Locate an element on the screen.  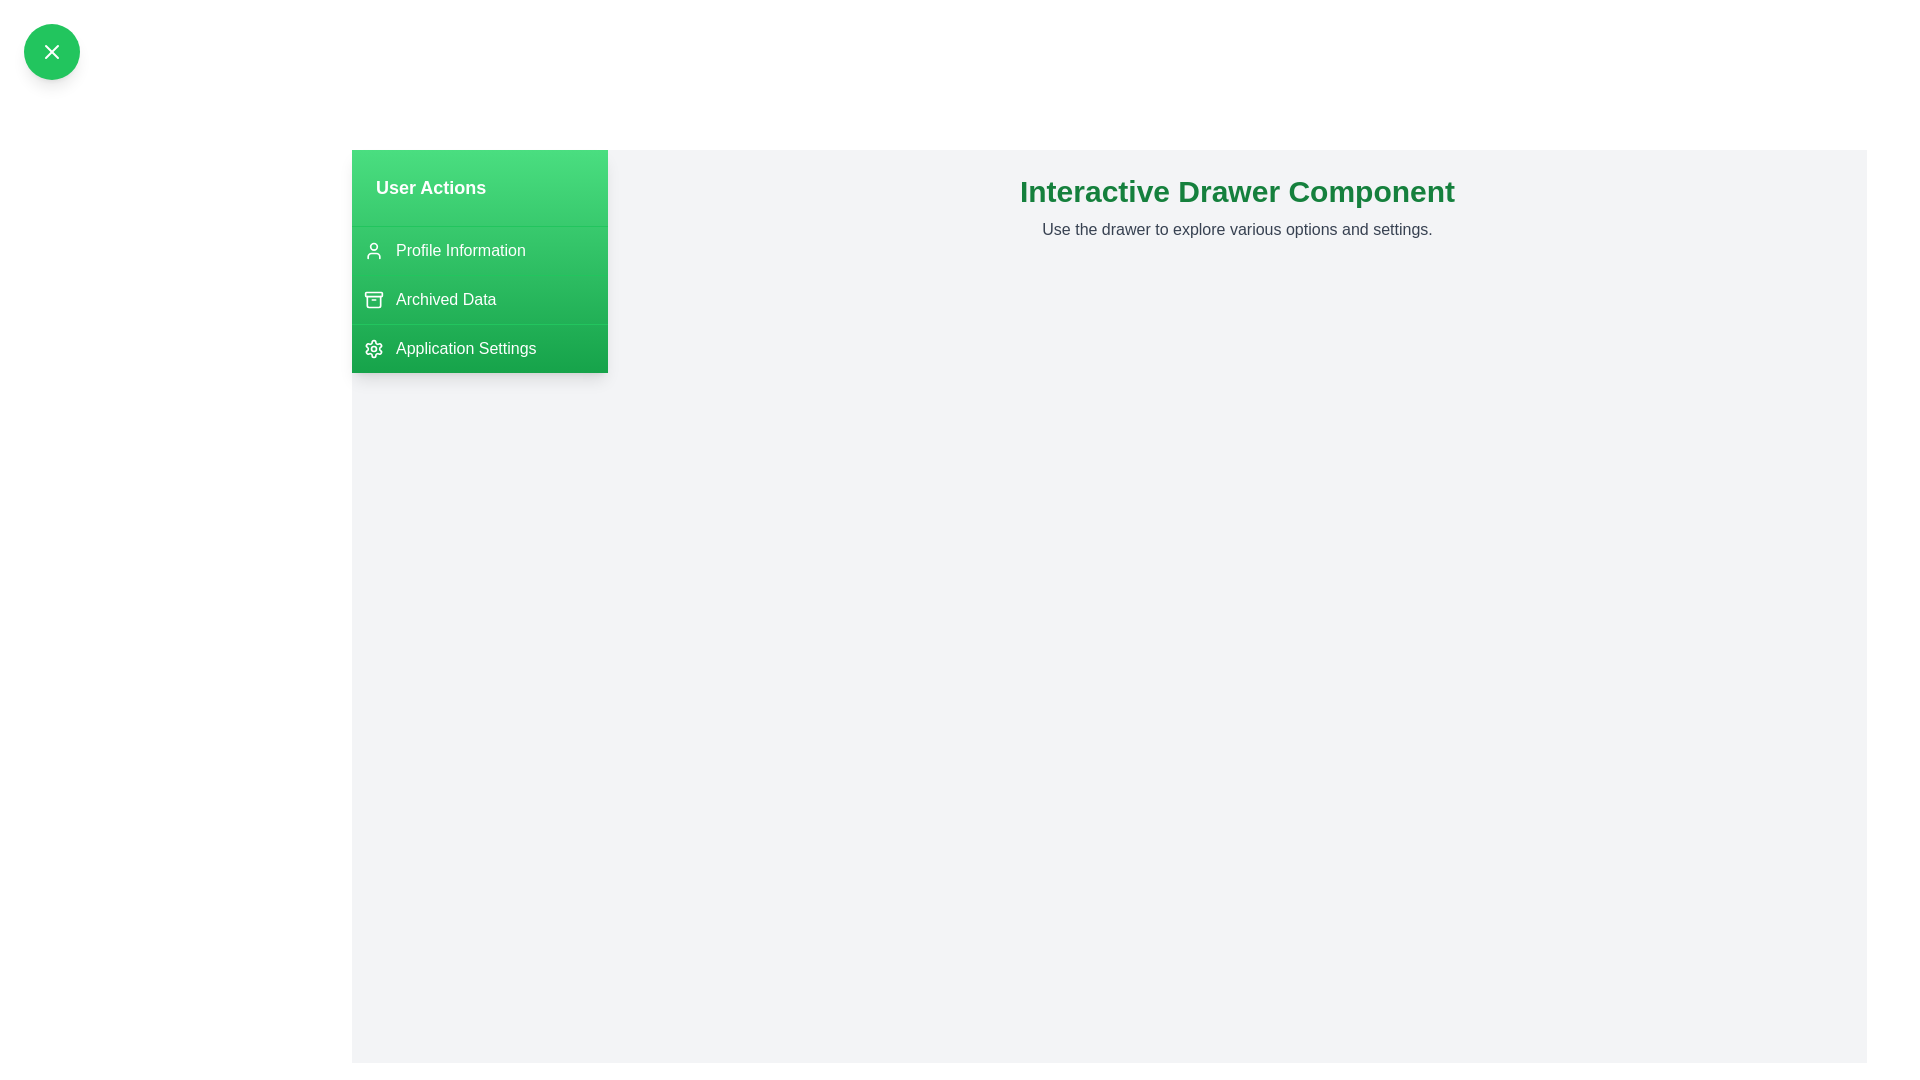
the 'Application Settings' menu item in the drawer is located at coordinates (480, 347).